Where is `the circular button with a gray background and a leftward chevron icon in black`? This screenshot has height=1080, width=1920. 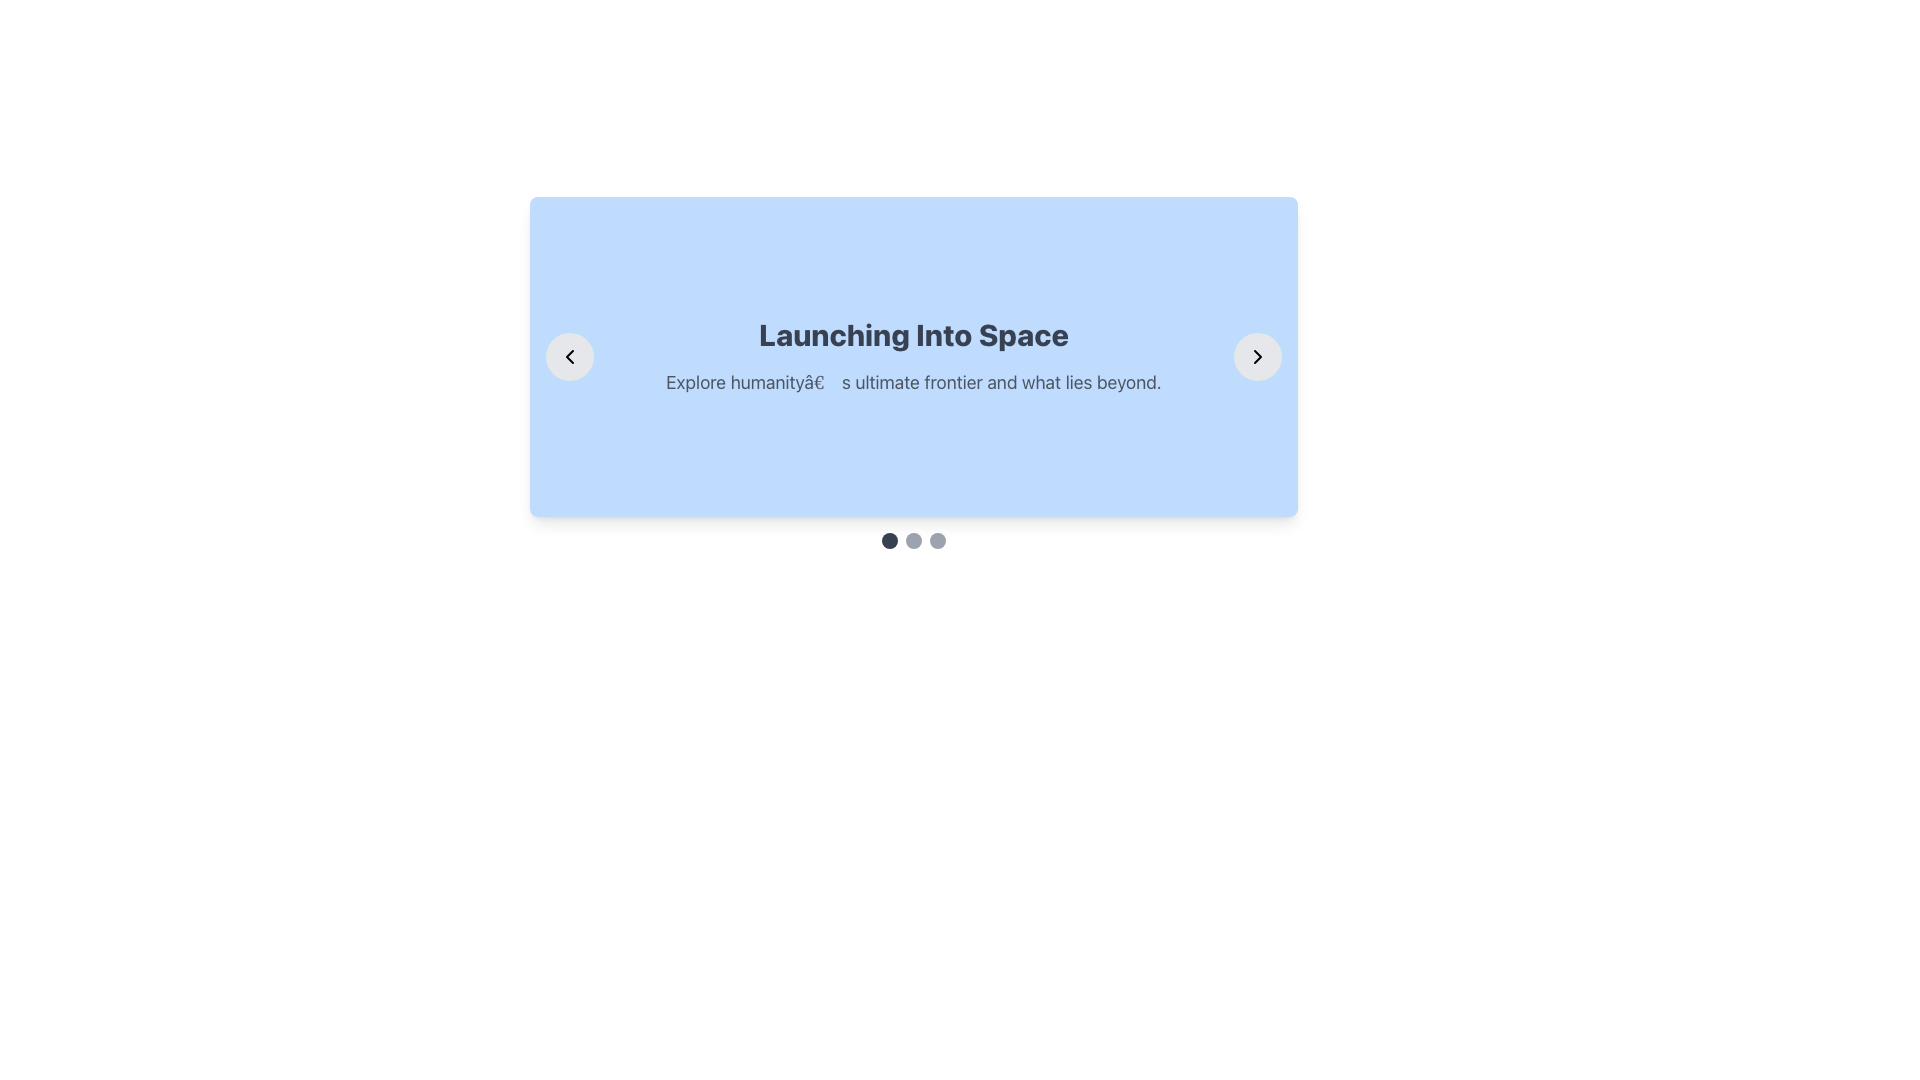
the circular button with a gray background and a leftward chevron icon in black is located at coordinates (569, 356).